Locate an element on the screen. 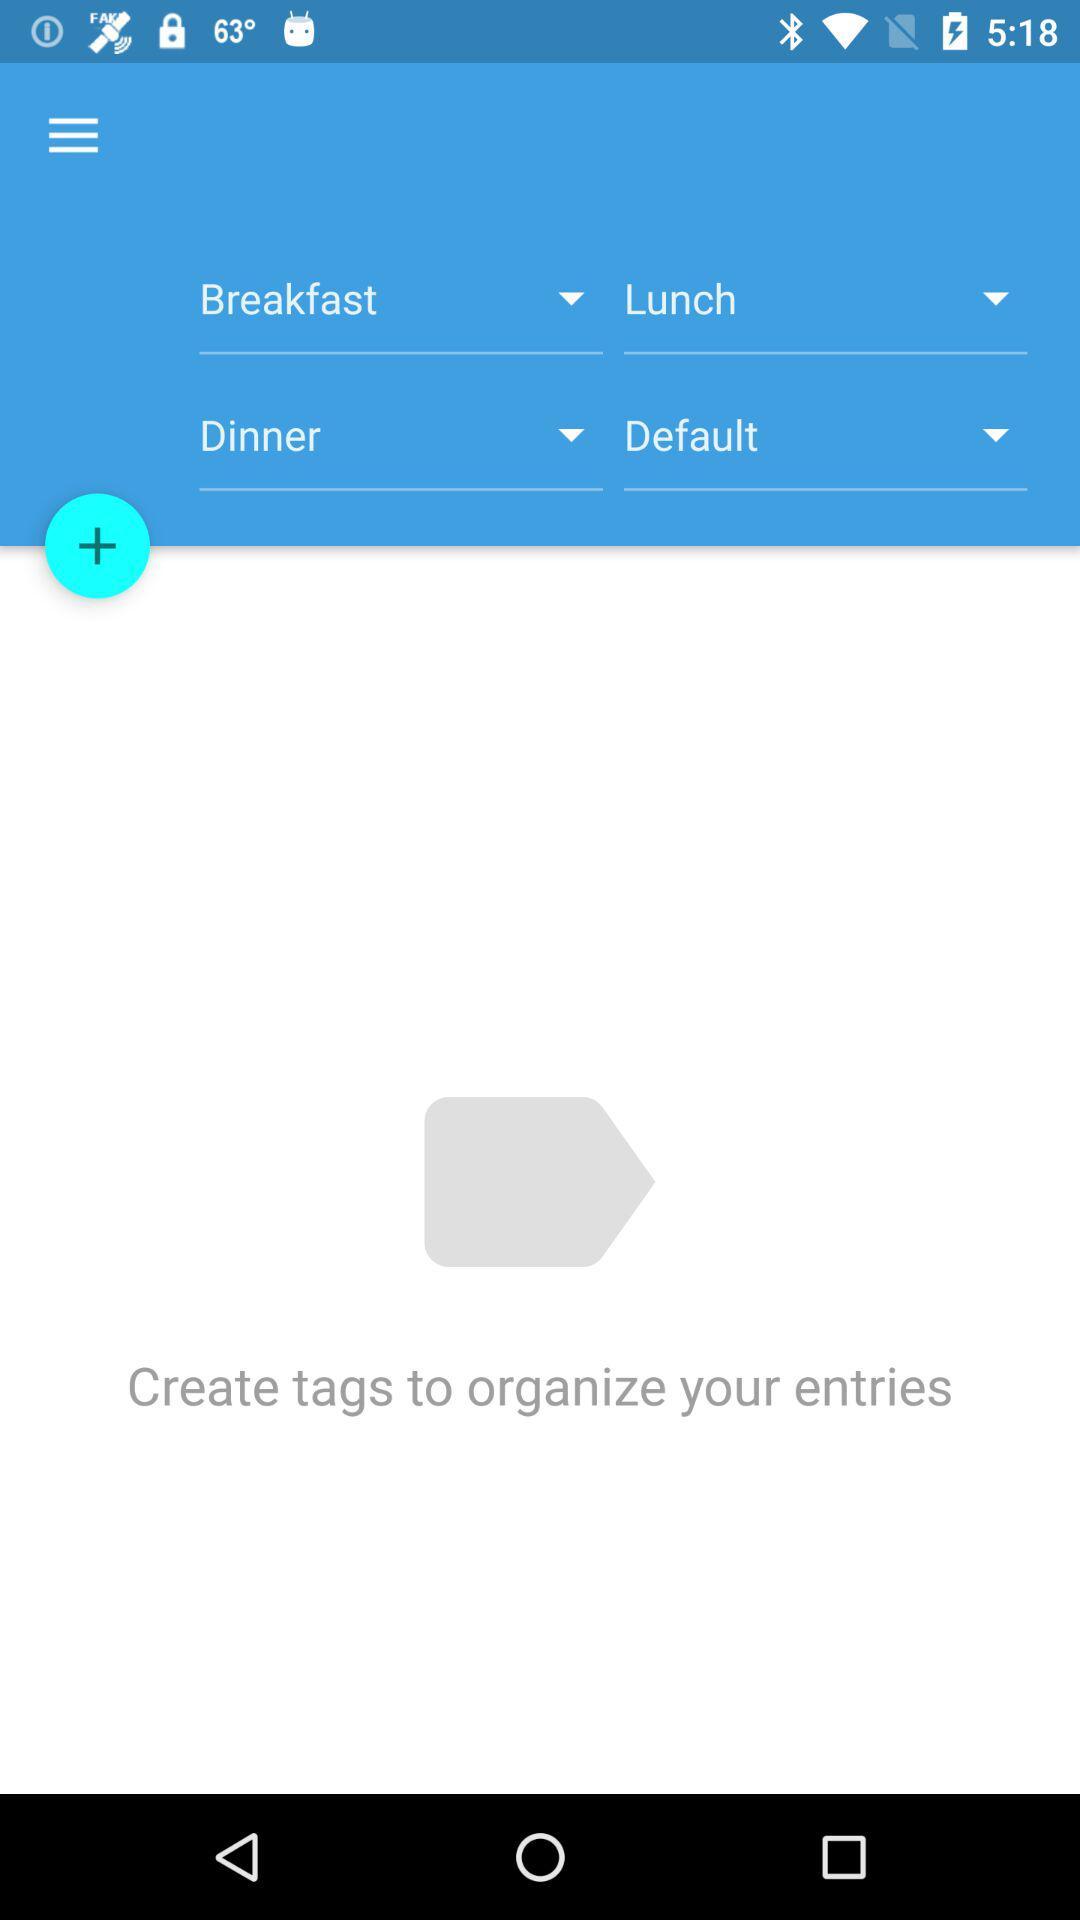 Image resolution: width=1080 pixels, height=1920 pixels. item next to default icon is located at coordinates (401, 445).